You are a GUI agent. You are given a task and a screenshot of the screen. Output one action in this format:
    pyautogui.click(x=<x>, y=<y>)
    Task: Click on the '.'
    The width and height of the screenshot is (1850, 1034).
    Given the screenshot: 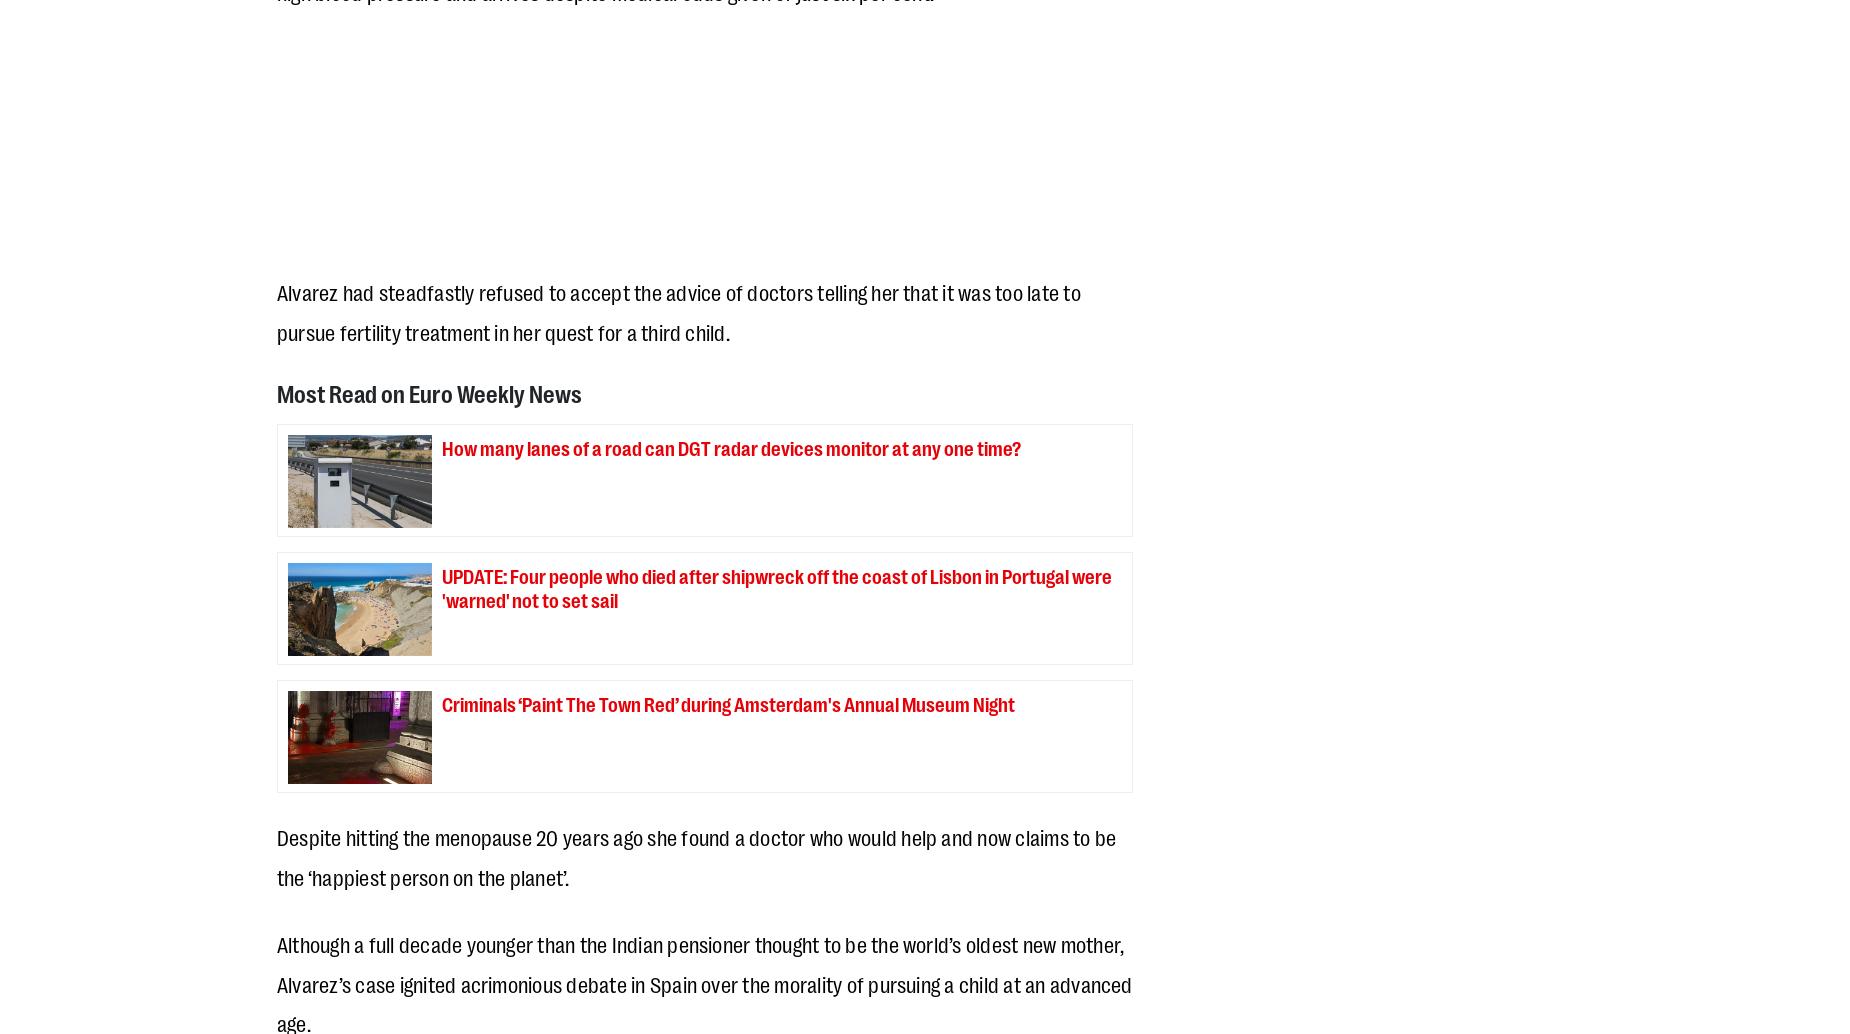 What is the action you would take?
    pyautogui.click(x=624, y=893)
    